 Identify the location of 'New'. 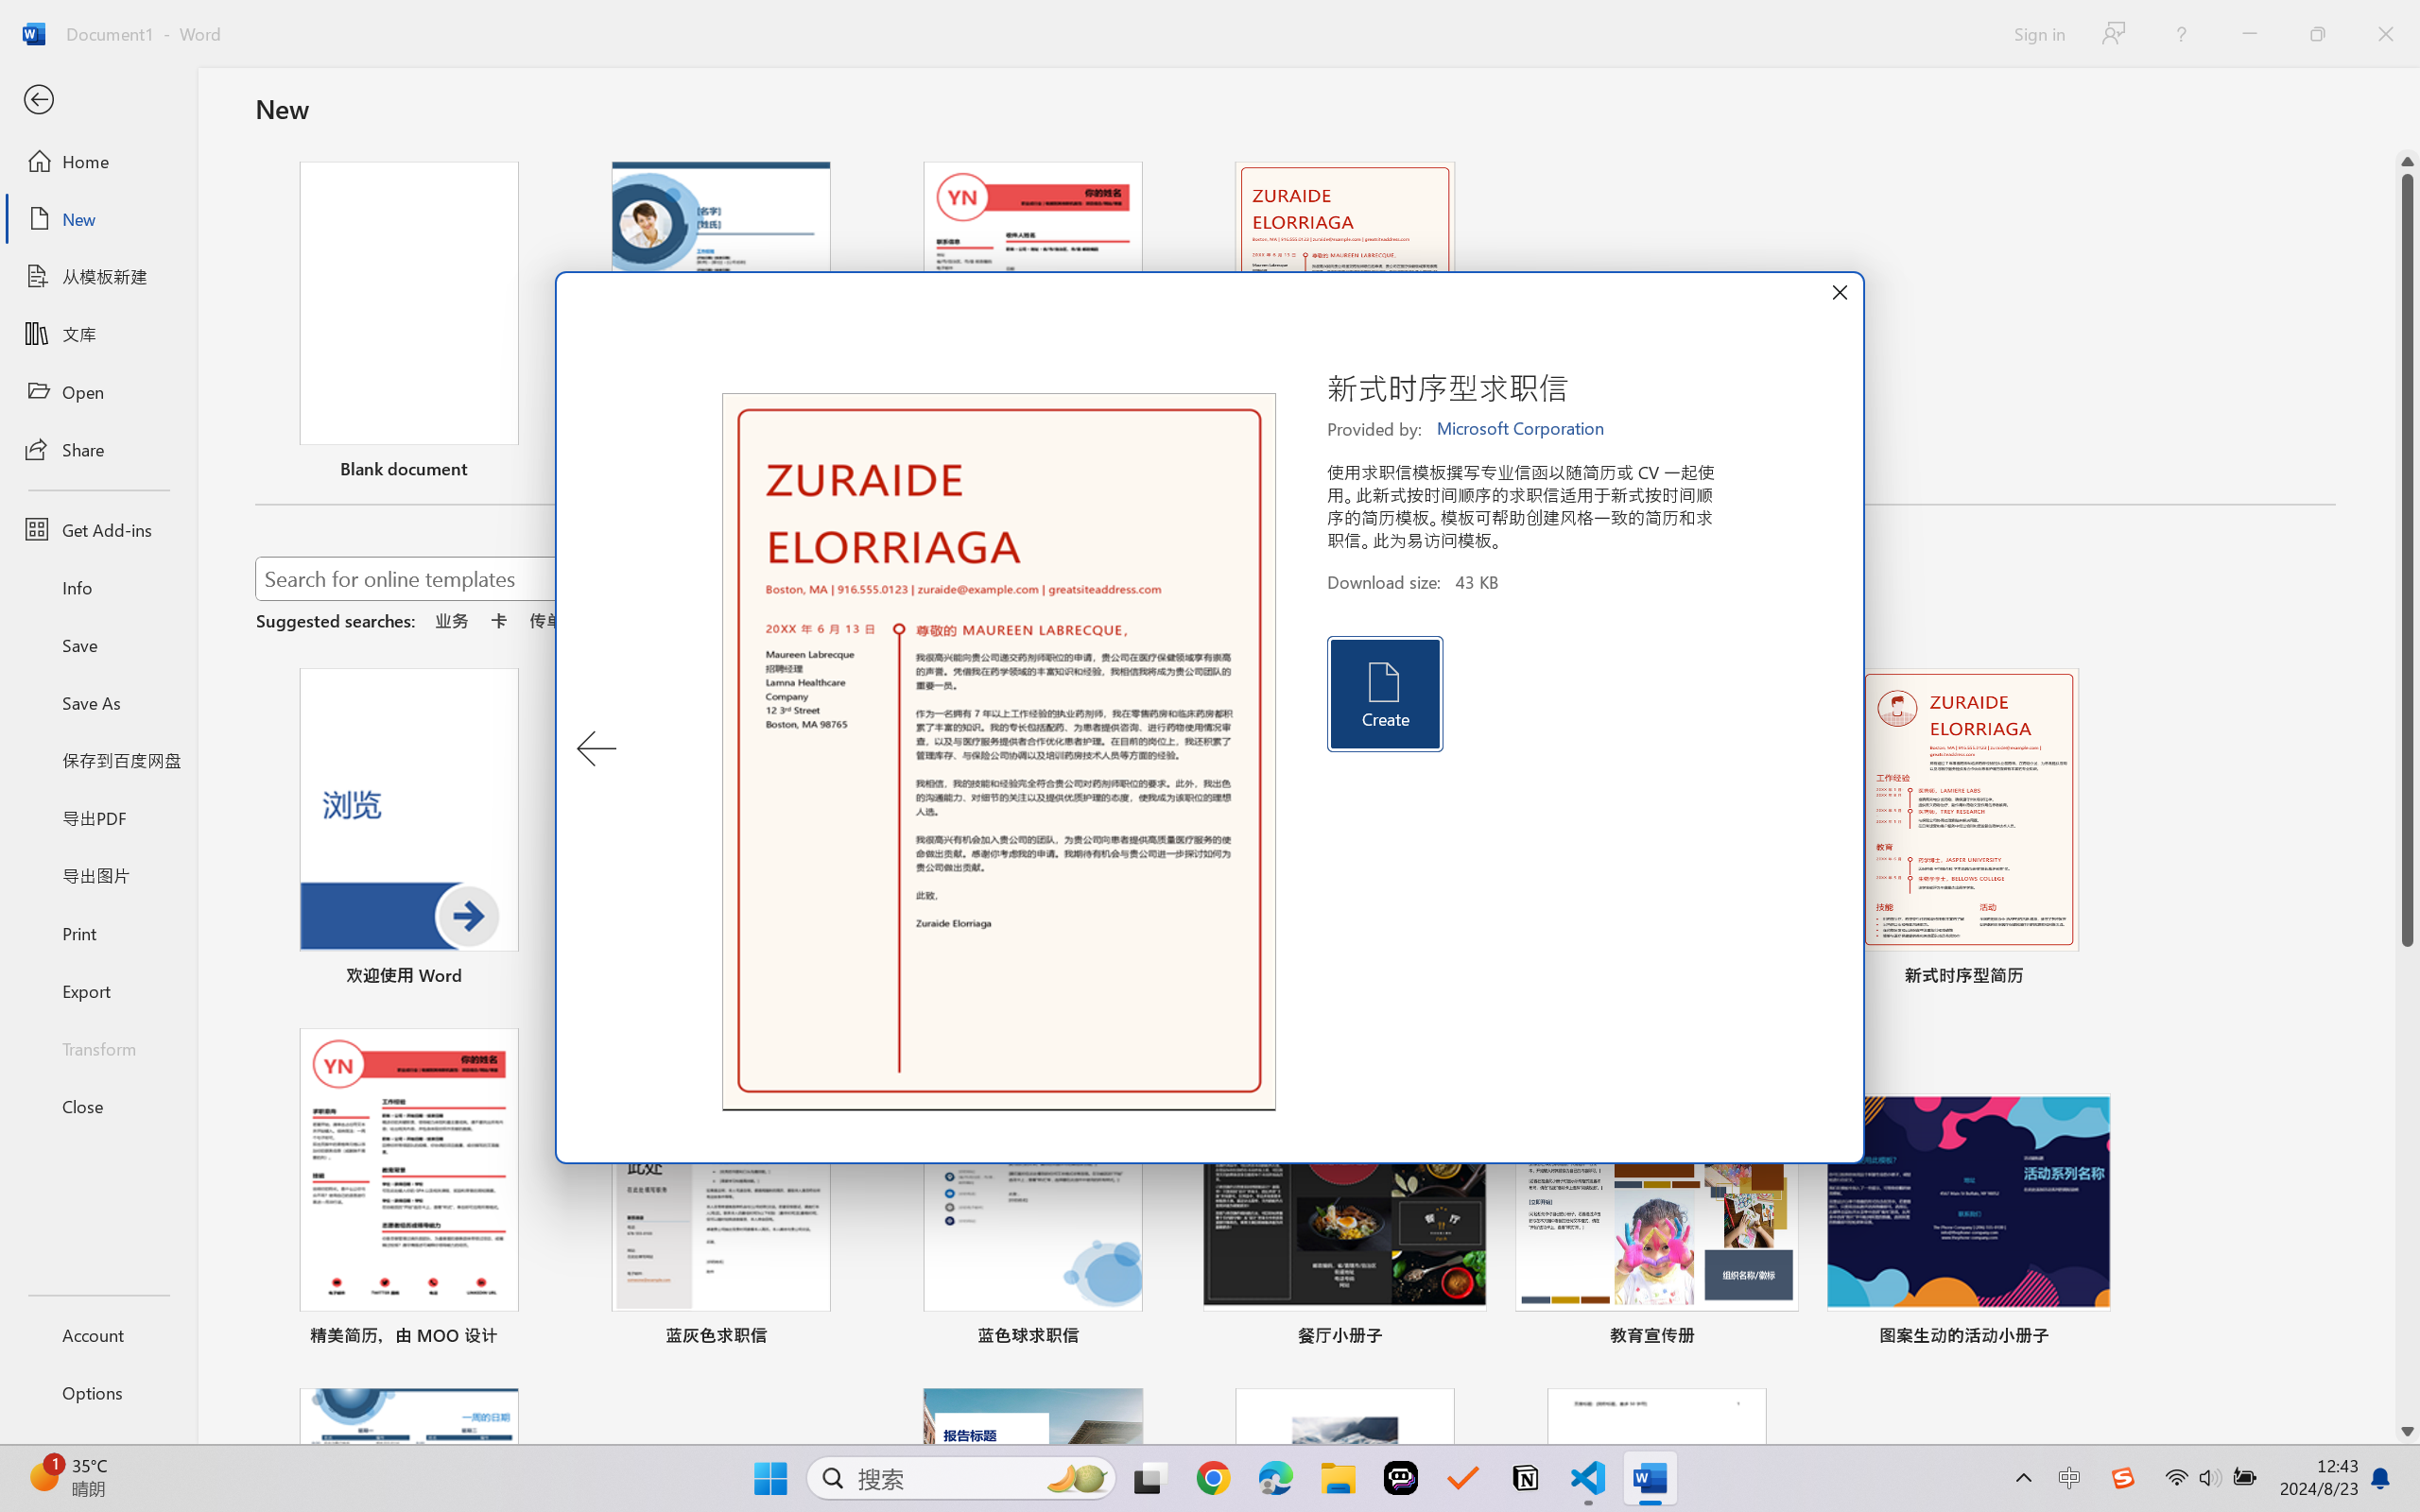
(97, 217).